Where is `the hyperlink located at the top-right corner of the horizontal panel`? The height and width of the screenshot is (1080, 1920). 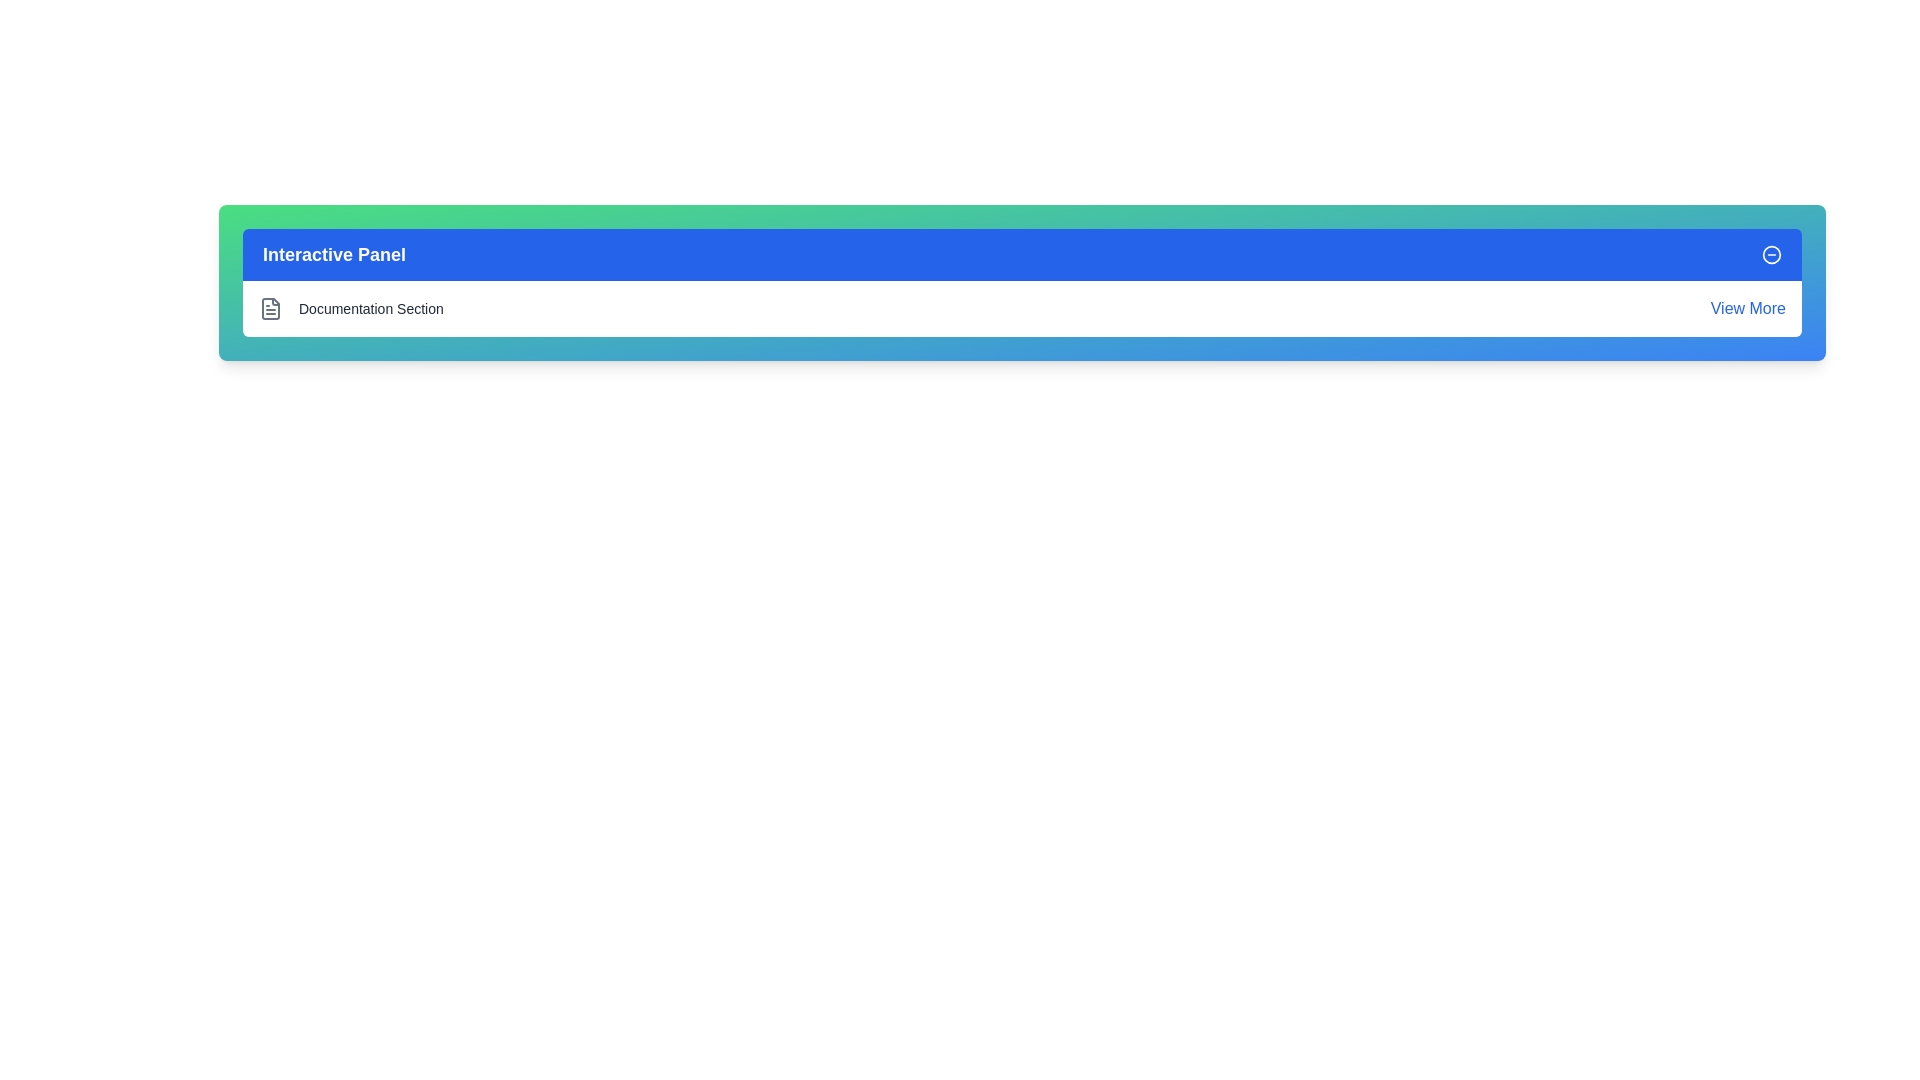
the hyperlink located at the top-right corner of the horizontal panel is located at coordinates (1747, 308).